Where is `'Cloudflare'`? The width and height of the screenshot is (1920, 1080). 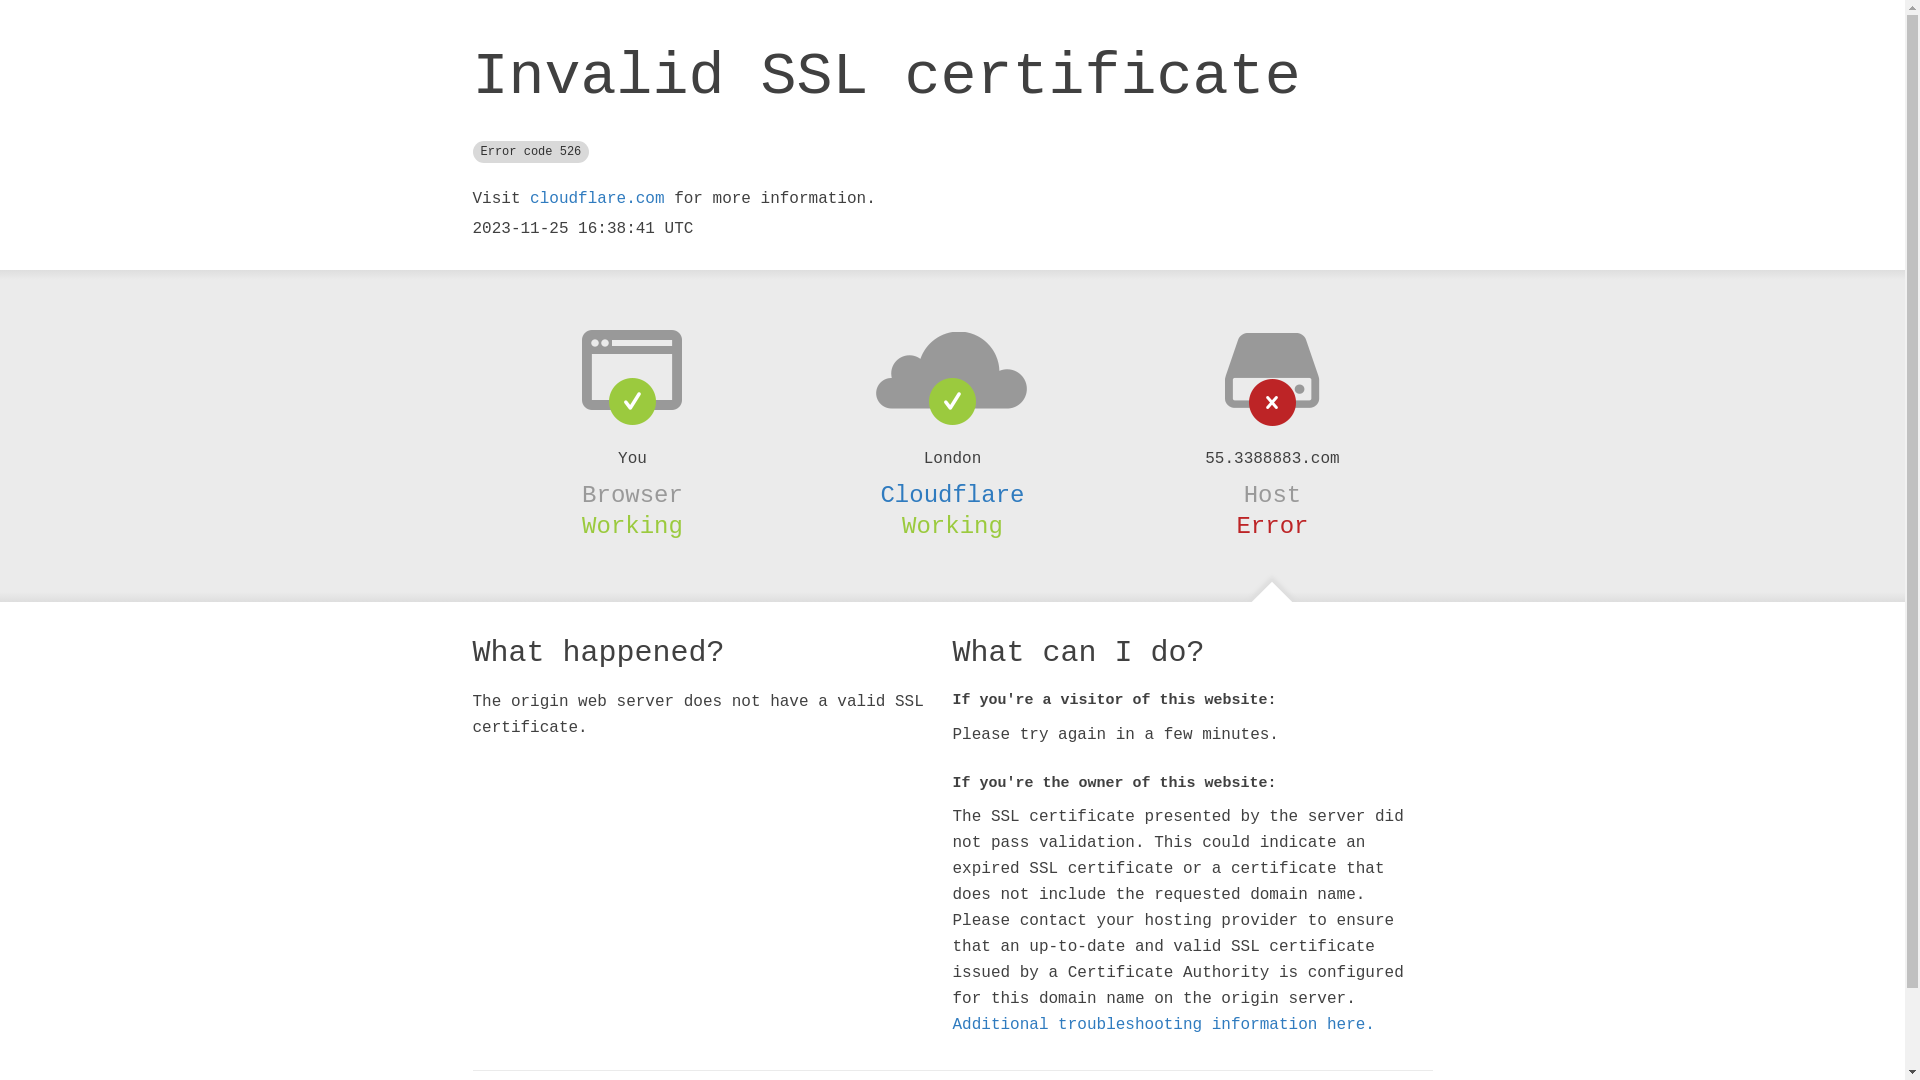 'Cloudflare' is located at coordinates (950, 495).